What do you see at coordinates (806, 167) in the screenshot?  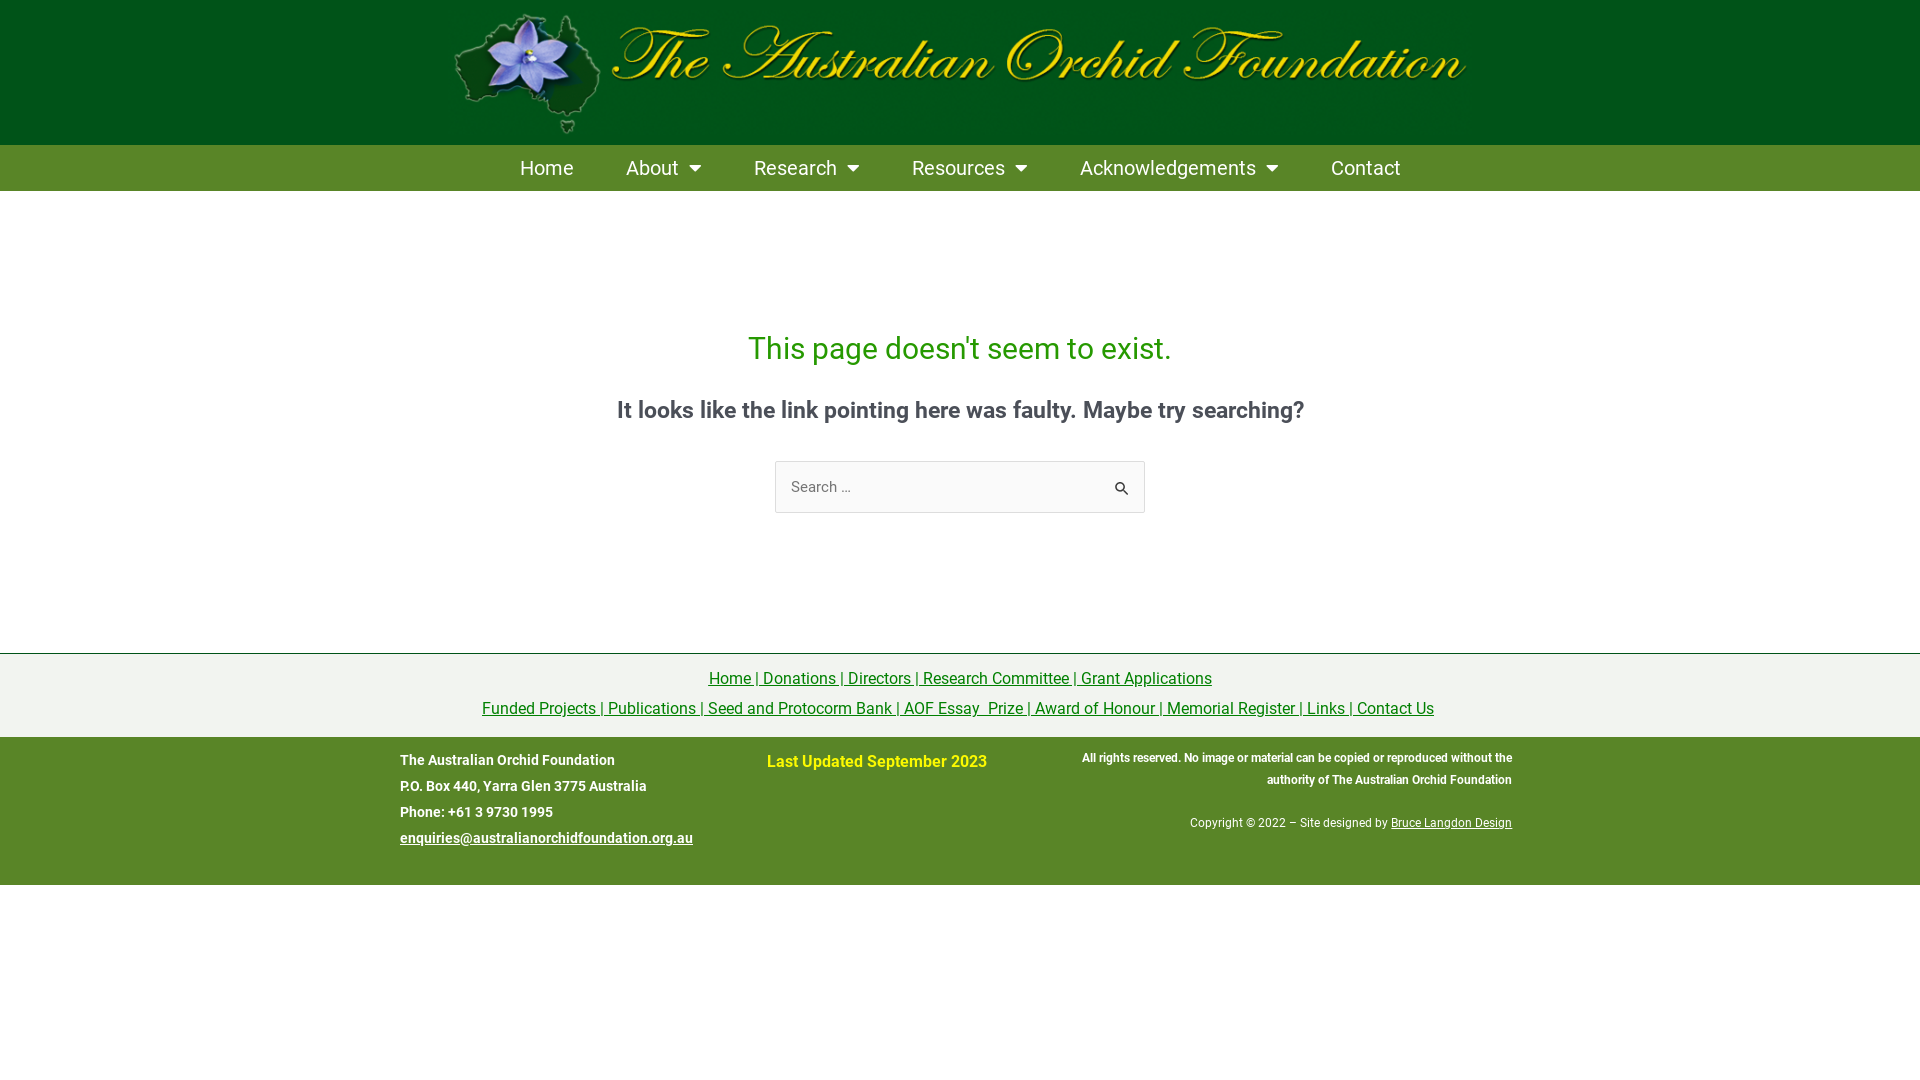 I see `'Research'` at bounding box center [806, 167].